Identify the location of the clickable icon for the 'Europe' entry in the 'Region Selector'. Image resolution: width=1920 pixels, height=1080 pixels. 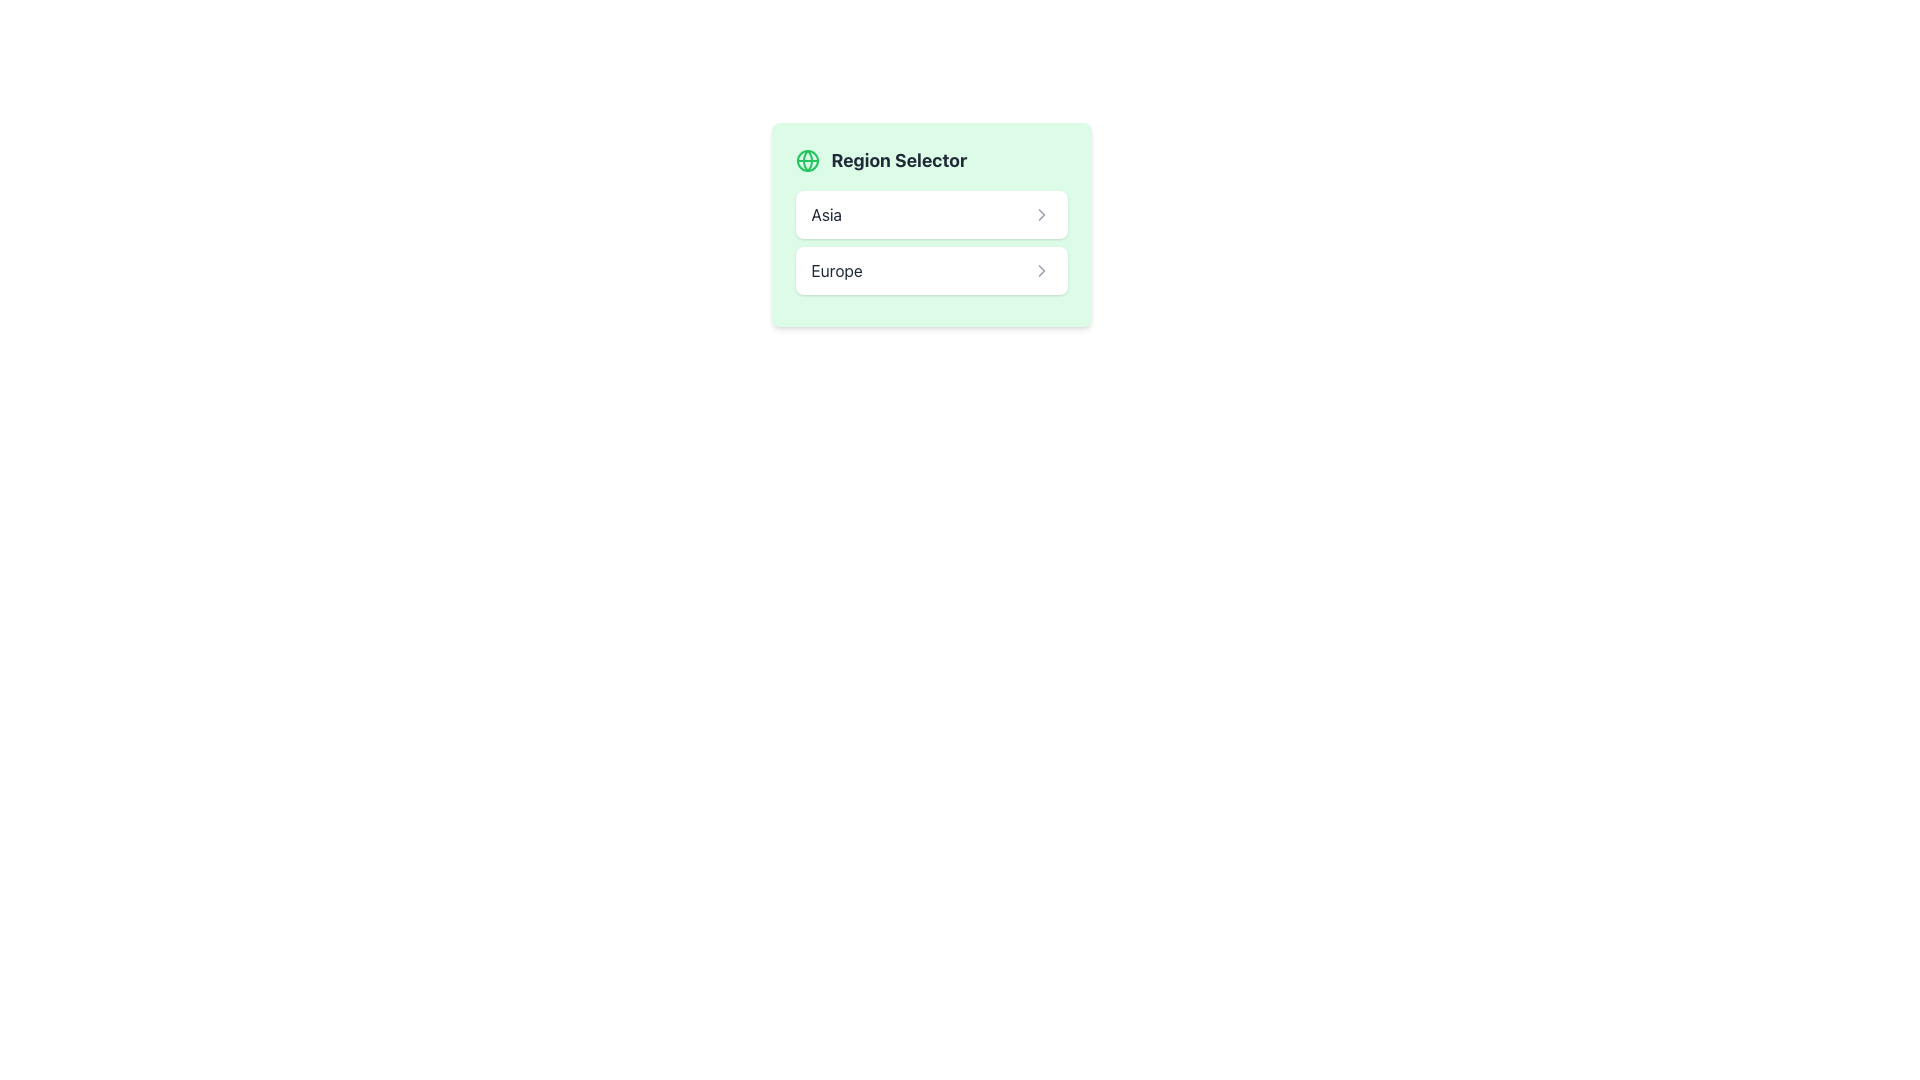
(1040, 270).